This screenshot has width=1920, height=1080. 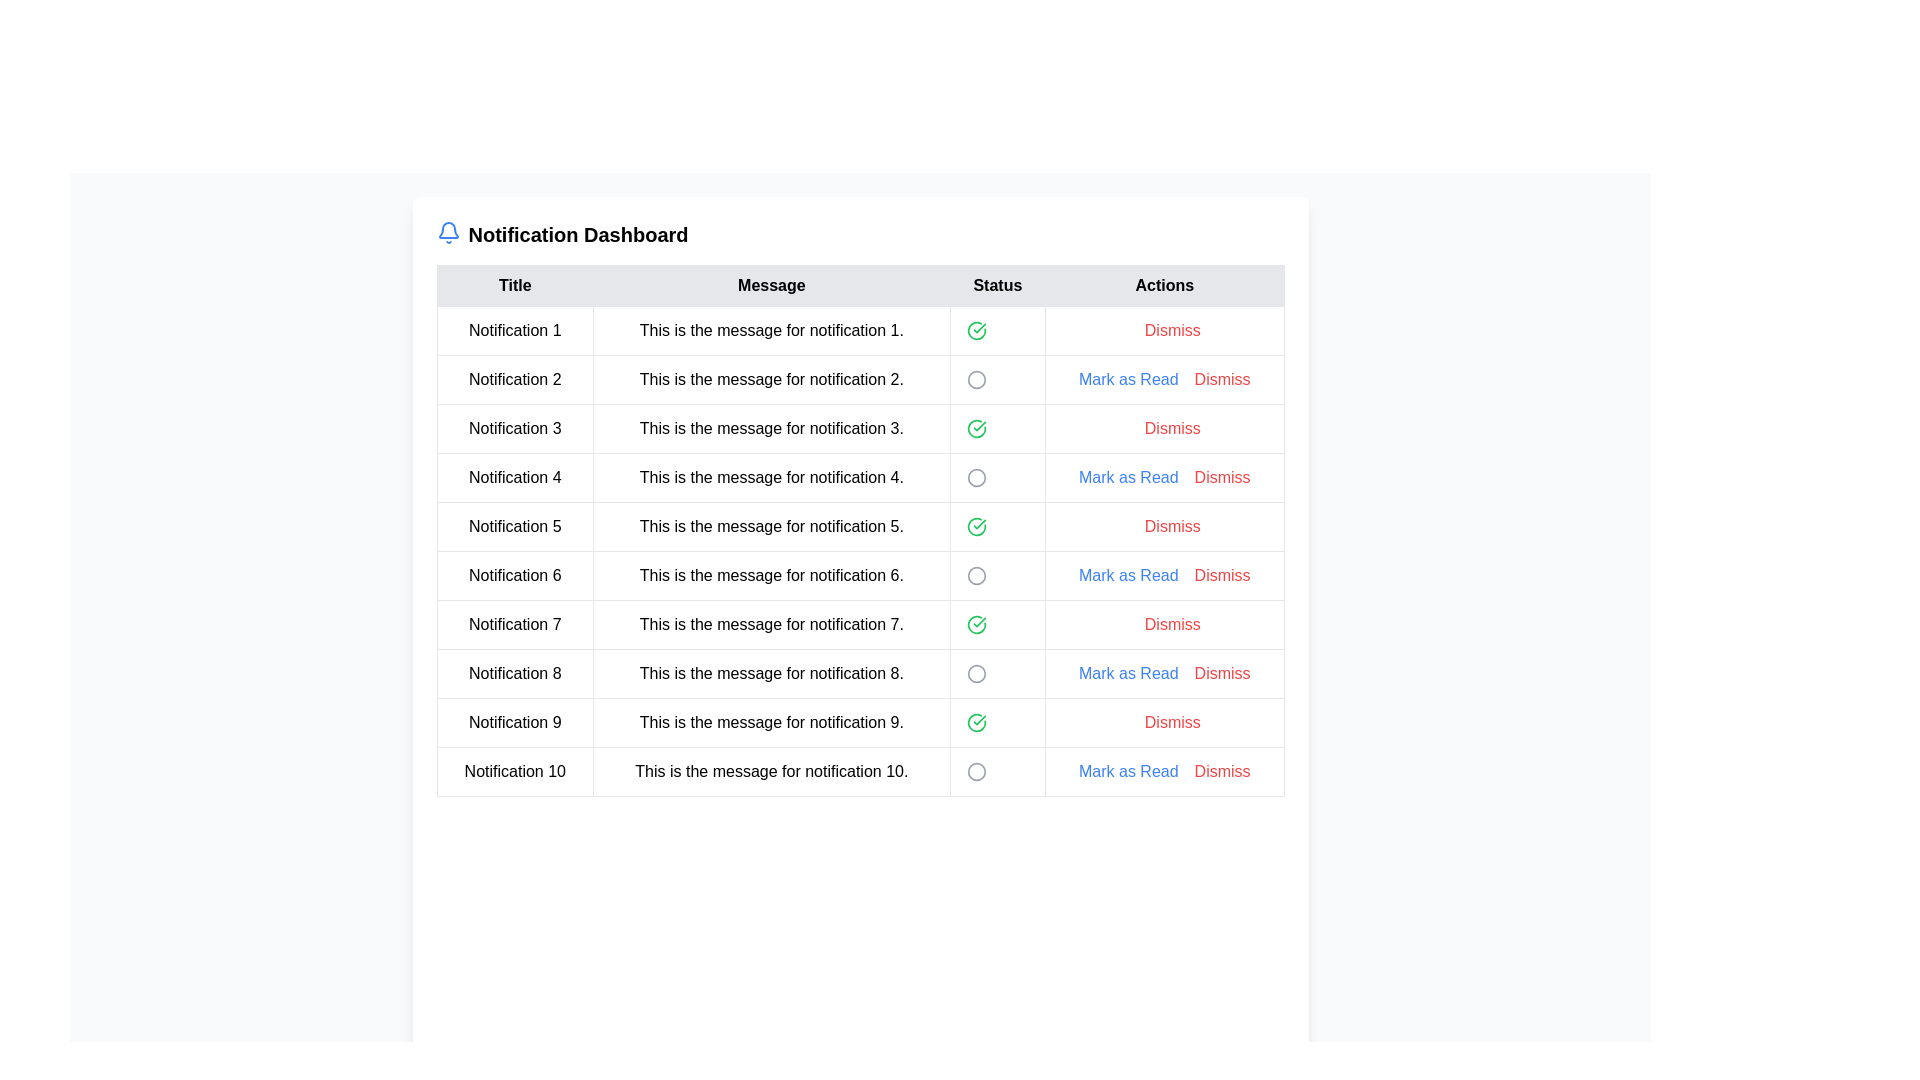 I want to click on the notification row displaying 'Notification 6', so click(x=860, y=575).